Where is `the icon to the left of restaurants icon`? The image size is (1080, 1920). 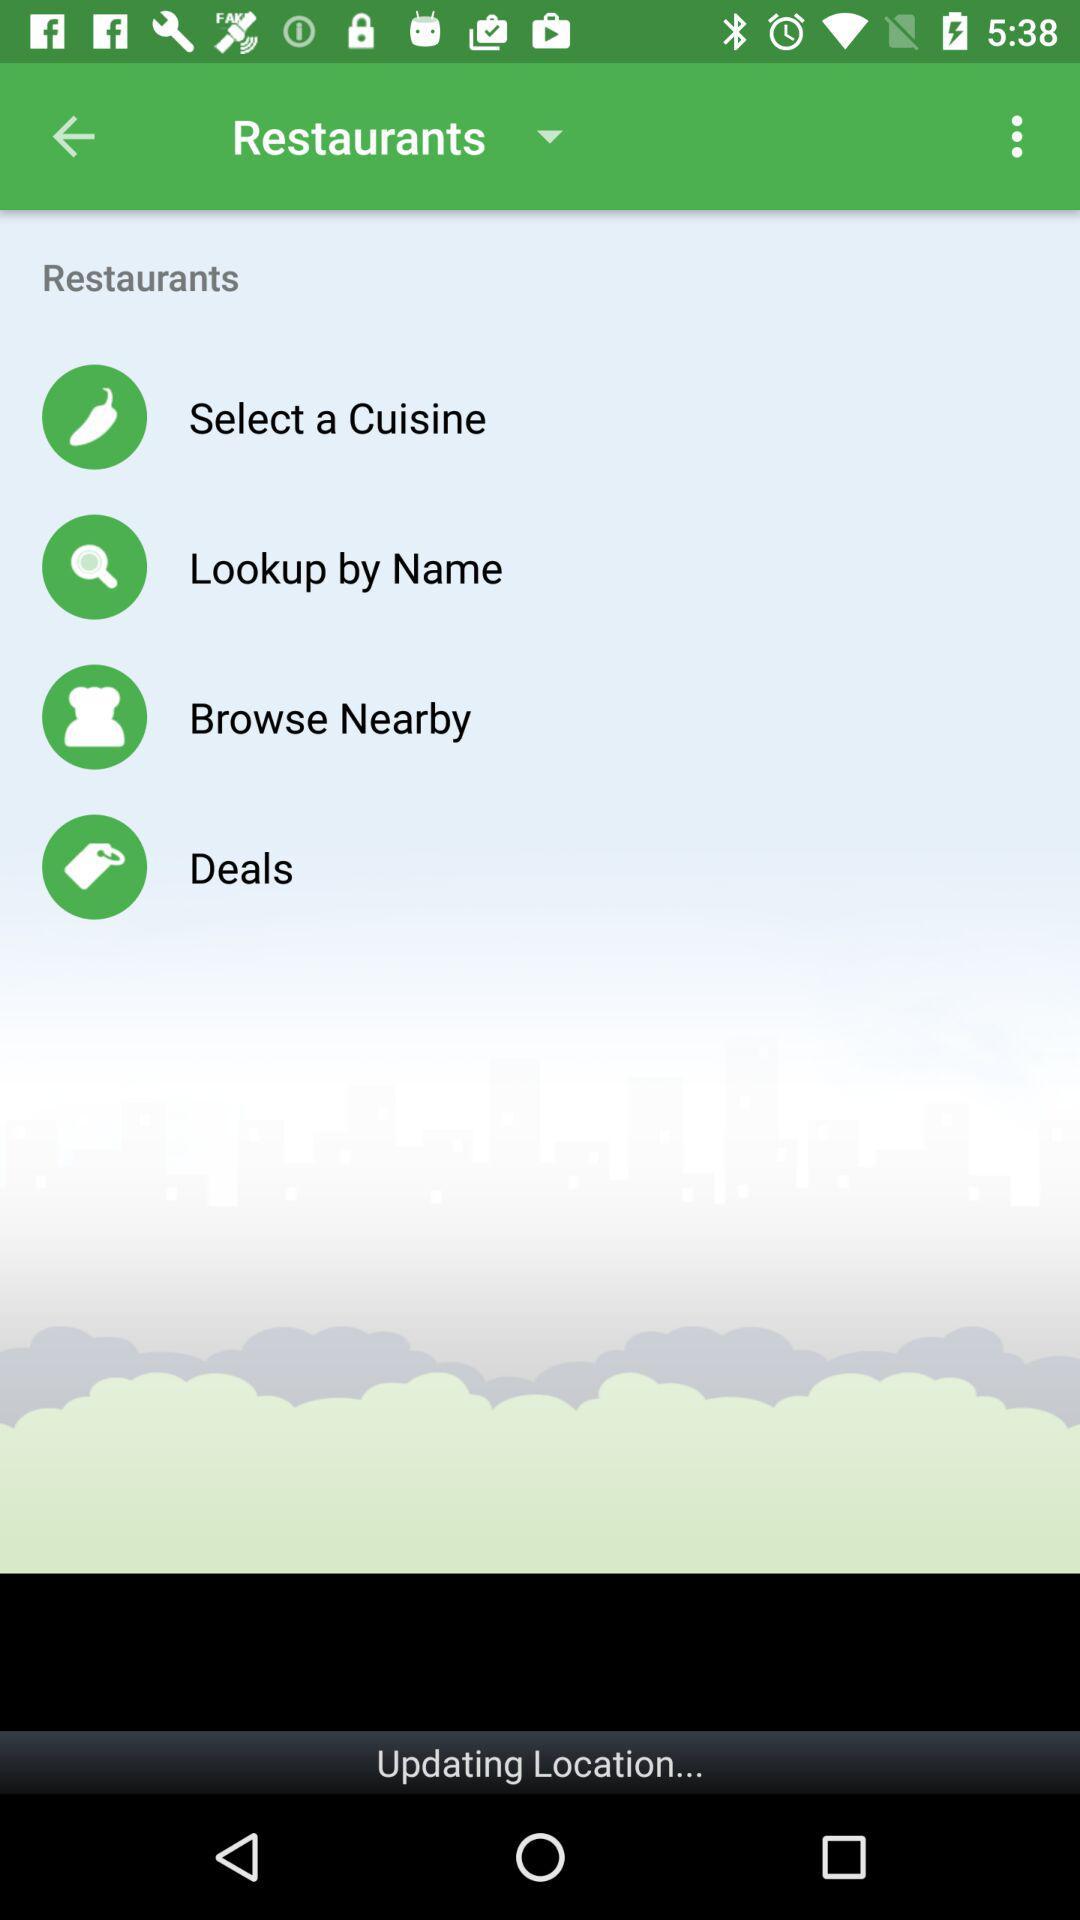 the icon to the left of restaurants icon is located at coordinates (72, 135).